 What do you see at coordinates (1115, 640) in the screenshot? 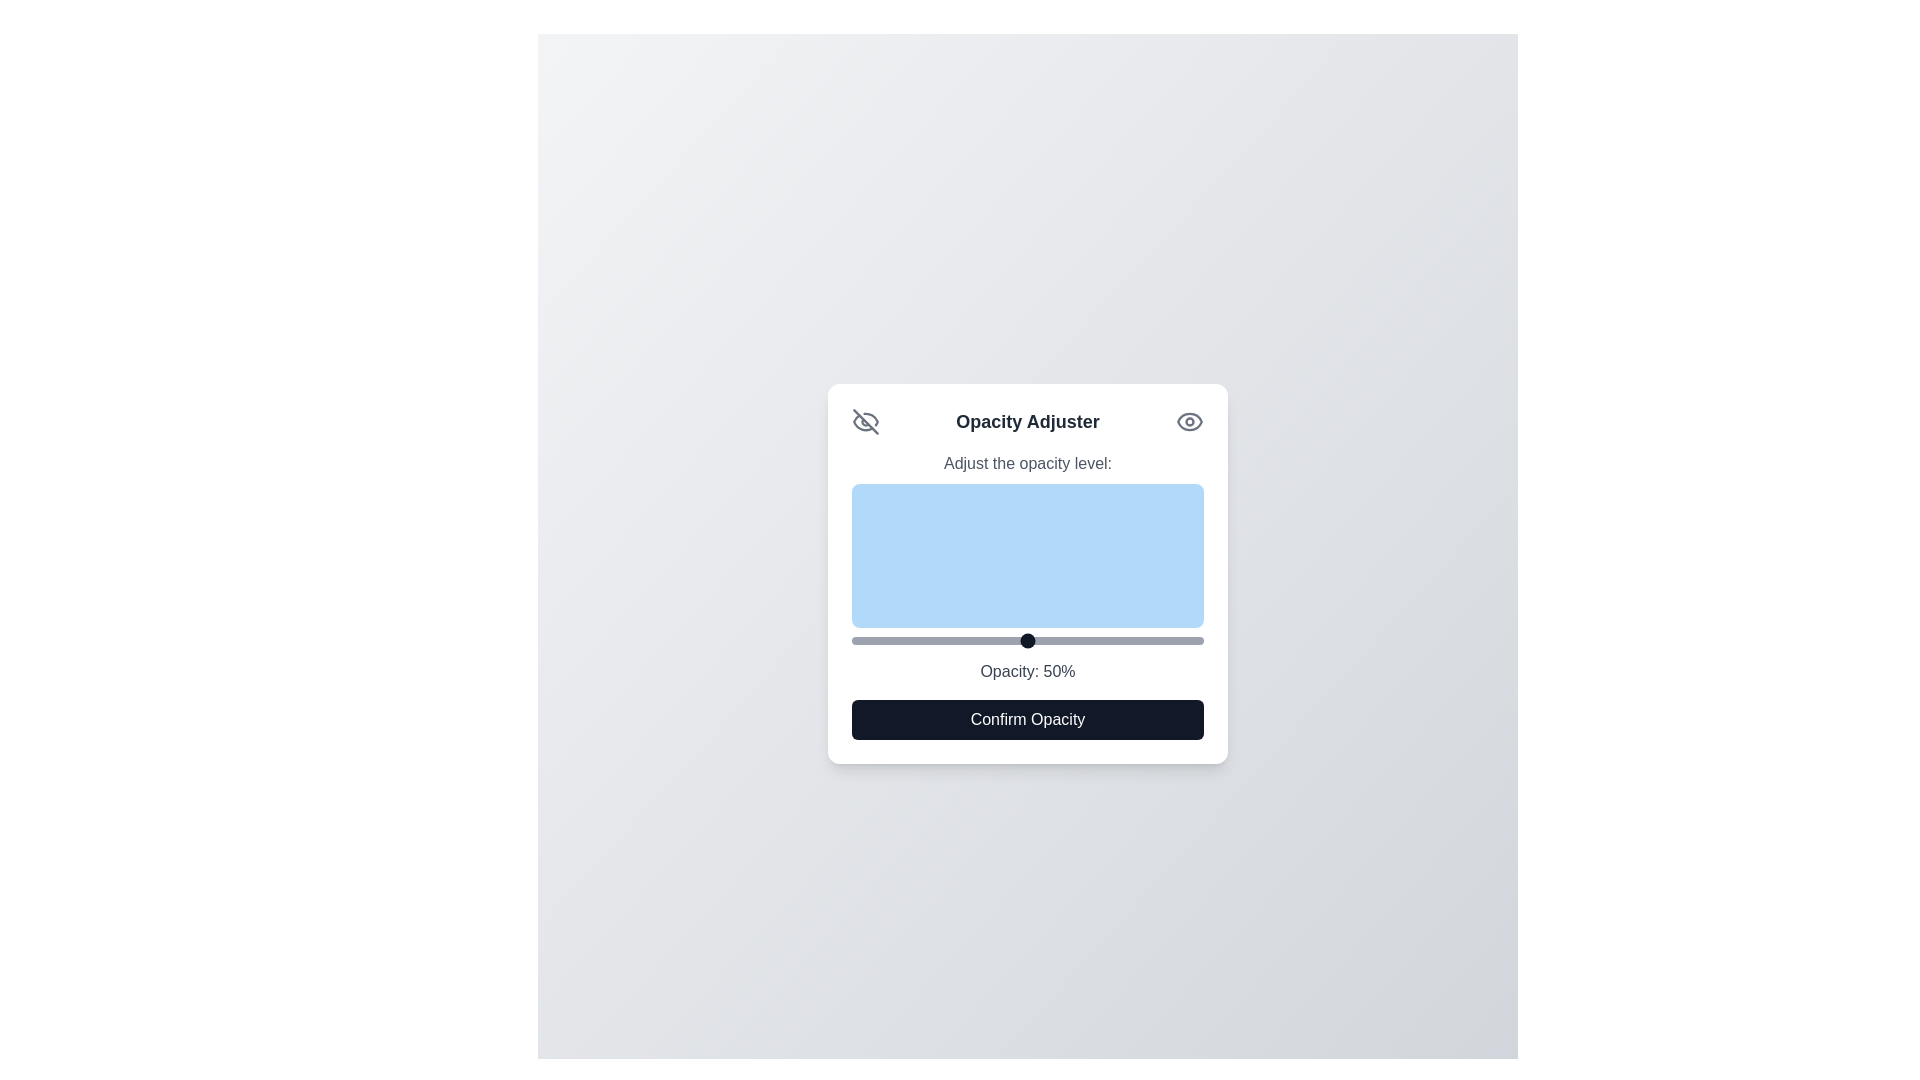
I see `the opacity slider to 75%` at bounding box center [1115, 640].